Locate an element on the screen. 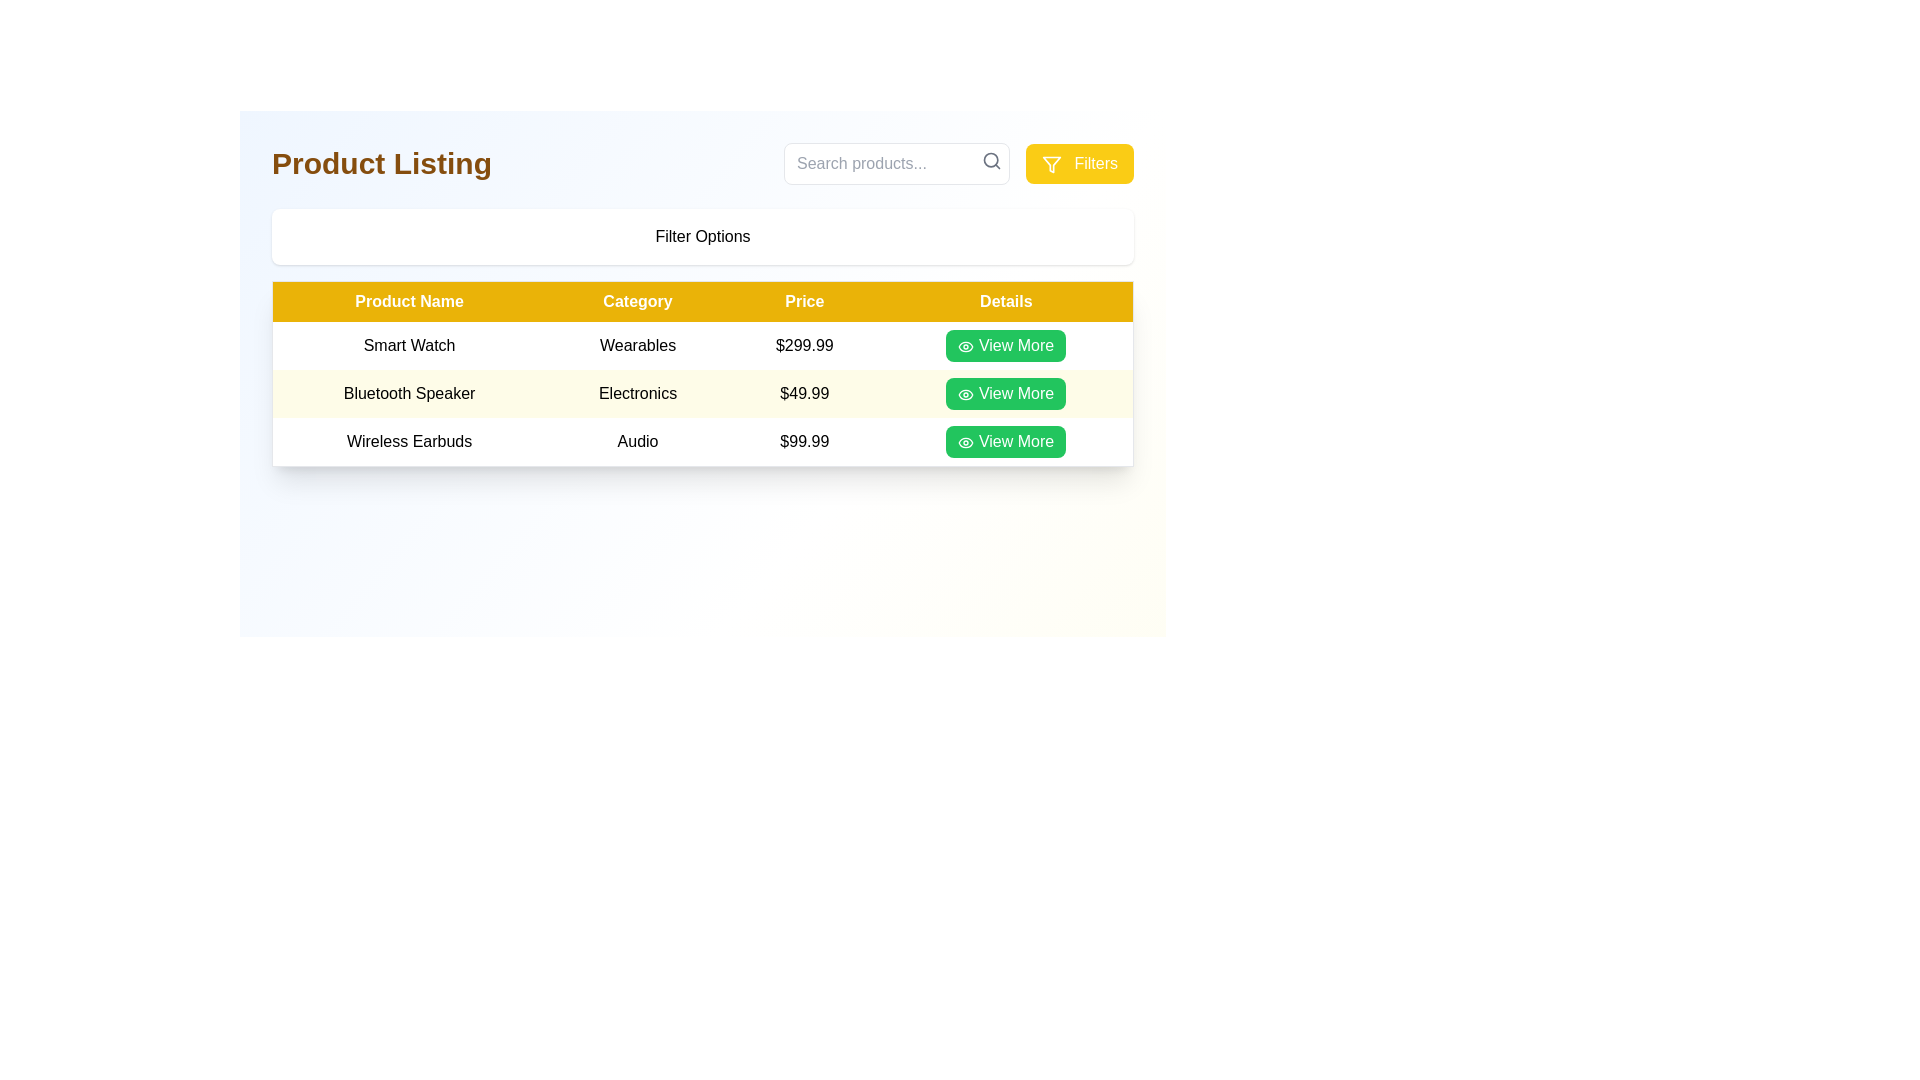 The width and height of the screenshot is (1920, 1080). the Interactive Button located in the top-right section of the interface, adjacent to the search bar is located at coordinates (1079, 163).